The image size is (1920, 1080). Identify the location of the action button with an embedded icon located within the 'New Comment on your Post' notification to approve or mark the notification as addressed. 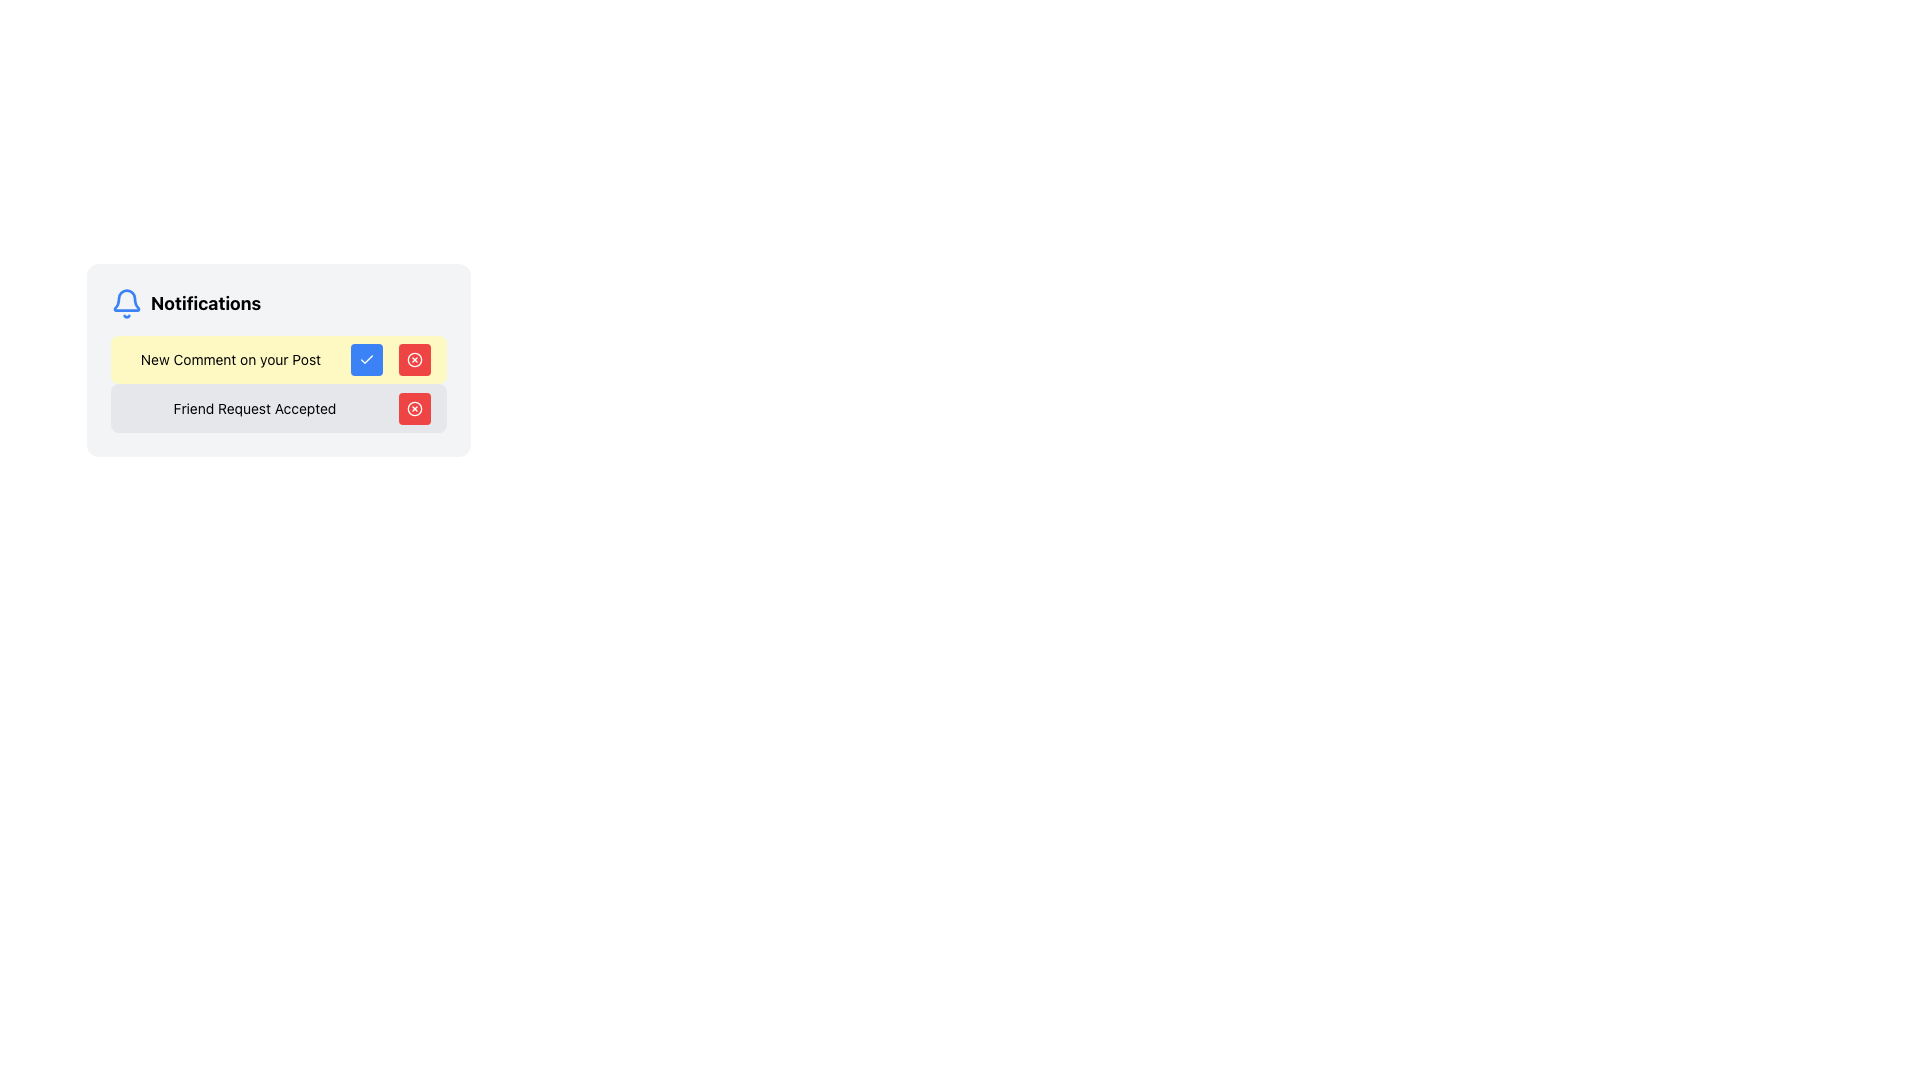
(366, 358).